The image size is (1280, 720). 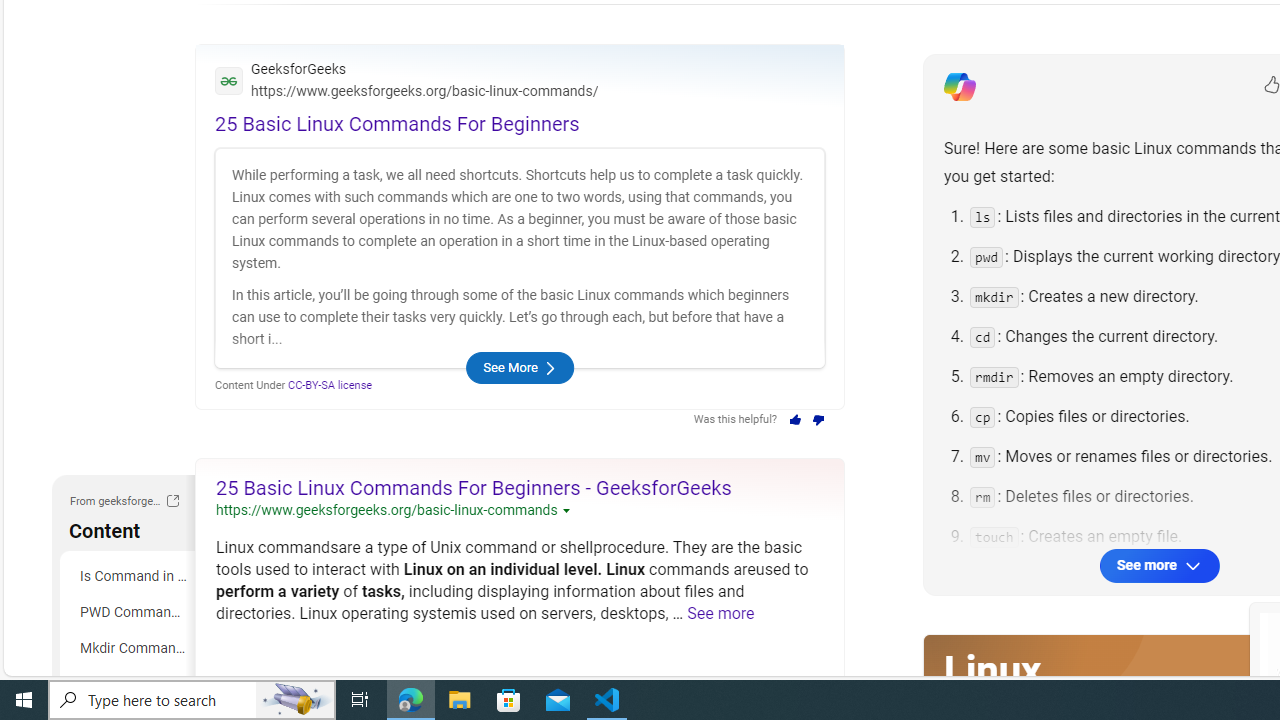 I want to click on 'CD Command in Linux', so click(x=130, y=683).